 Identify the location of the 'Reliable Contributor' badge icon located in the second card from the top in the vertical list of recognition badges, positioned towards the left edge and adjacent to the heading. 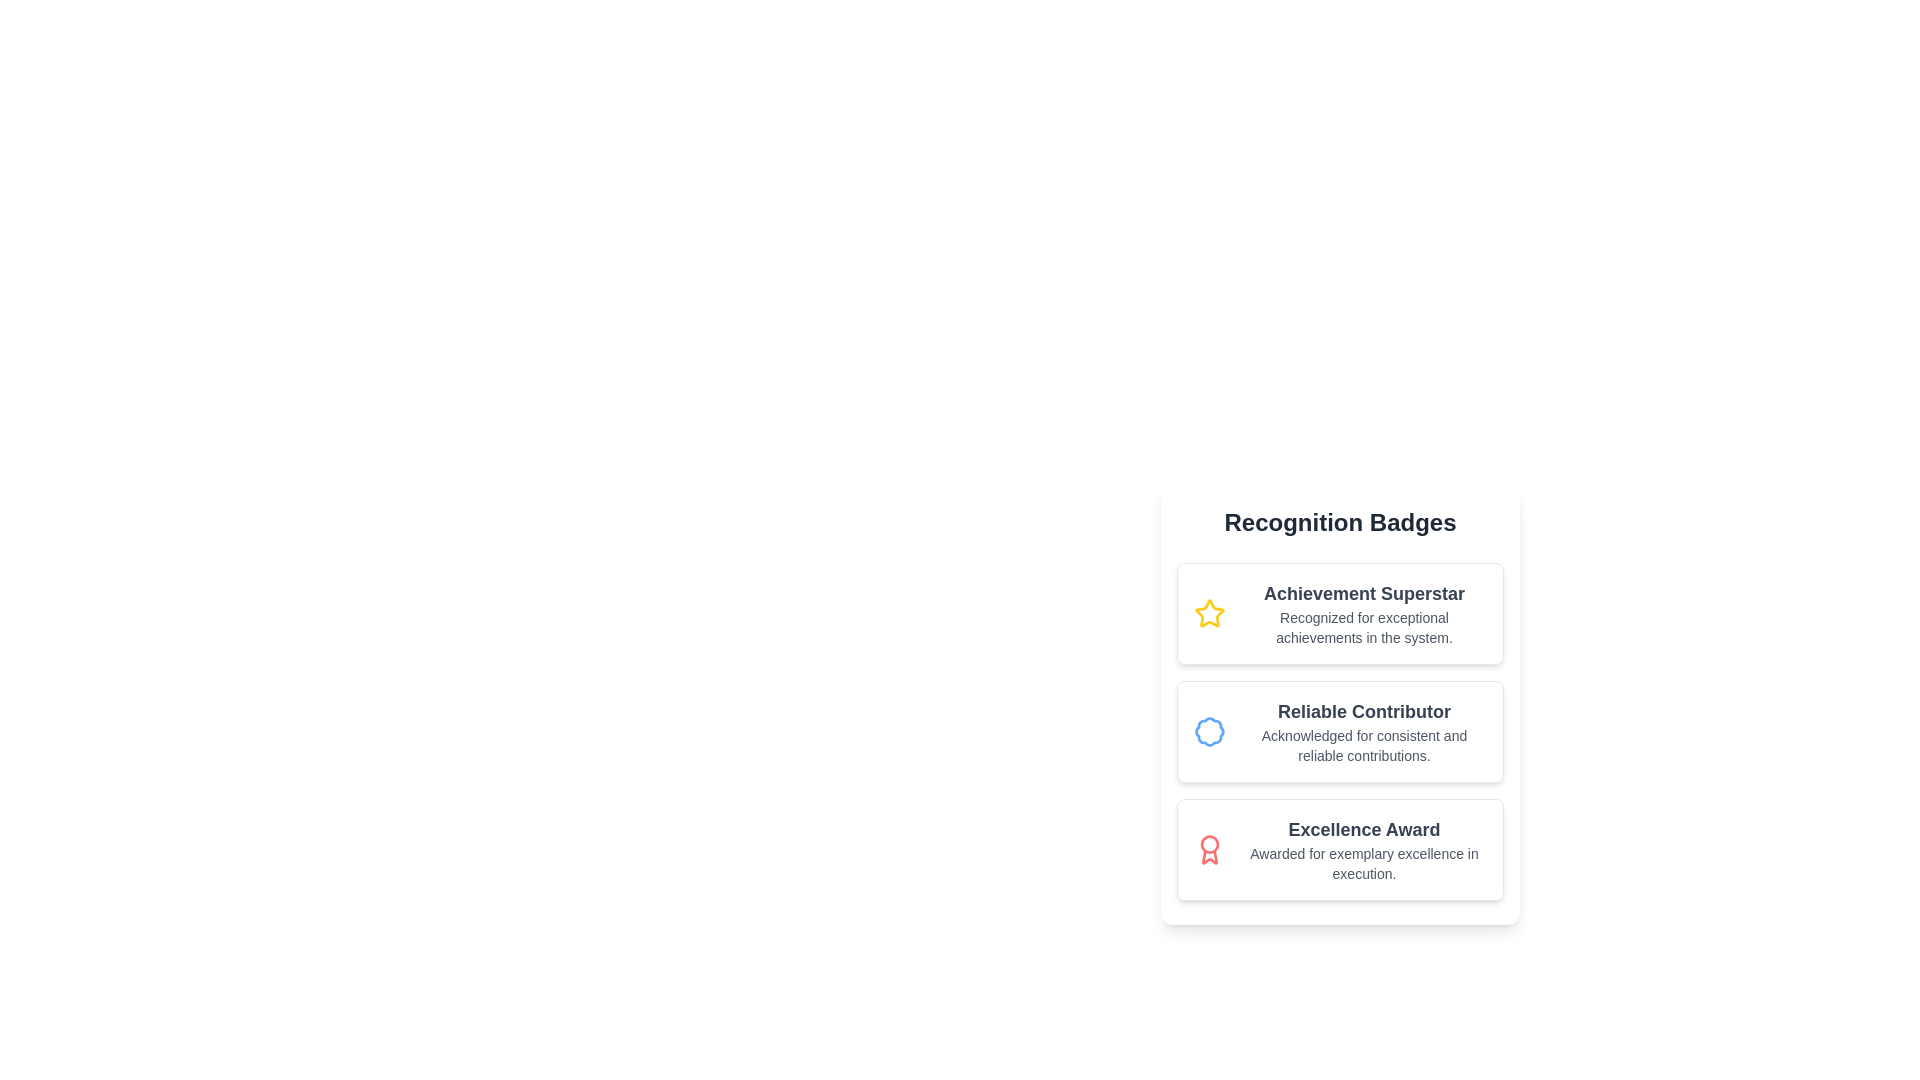
(1217, 732).